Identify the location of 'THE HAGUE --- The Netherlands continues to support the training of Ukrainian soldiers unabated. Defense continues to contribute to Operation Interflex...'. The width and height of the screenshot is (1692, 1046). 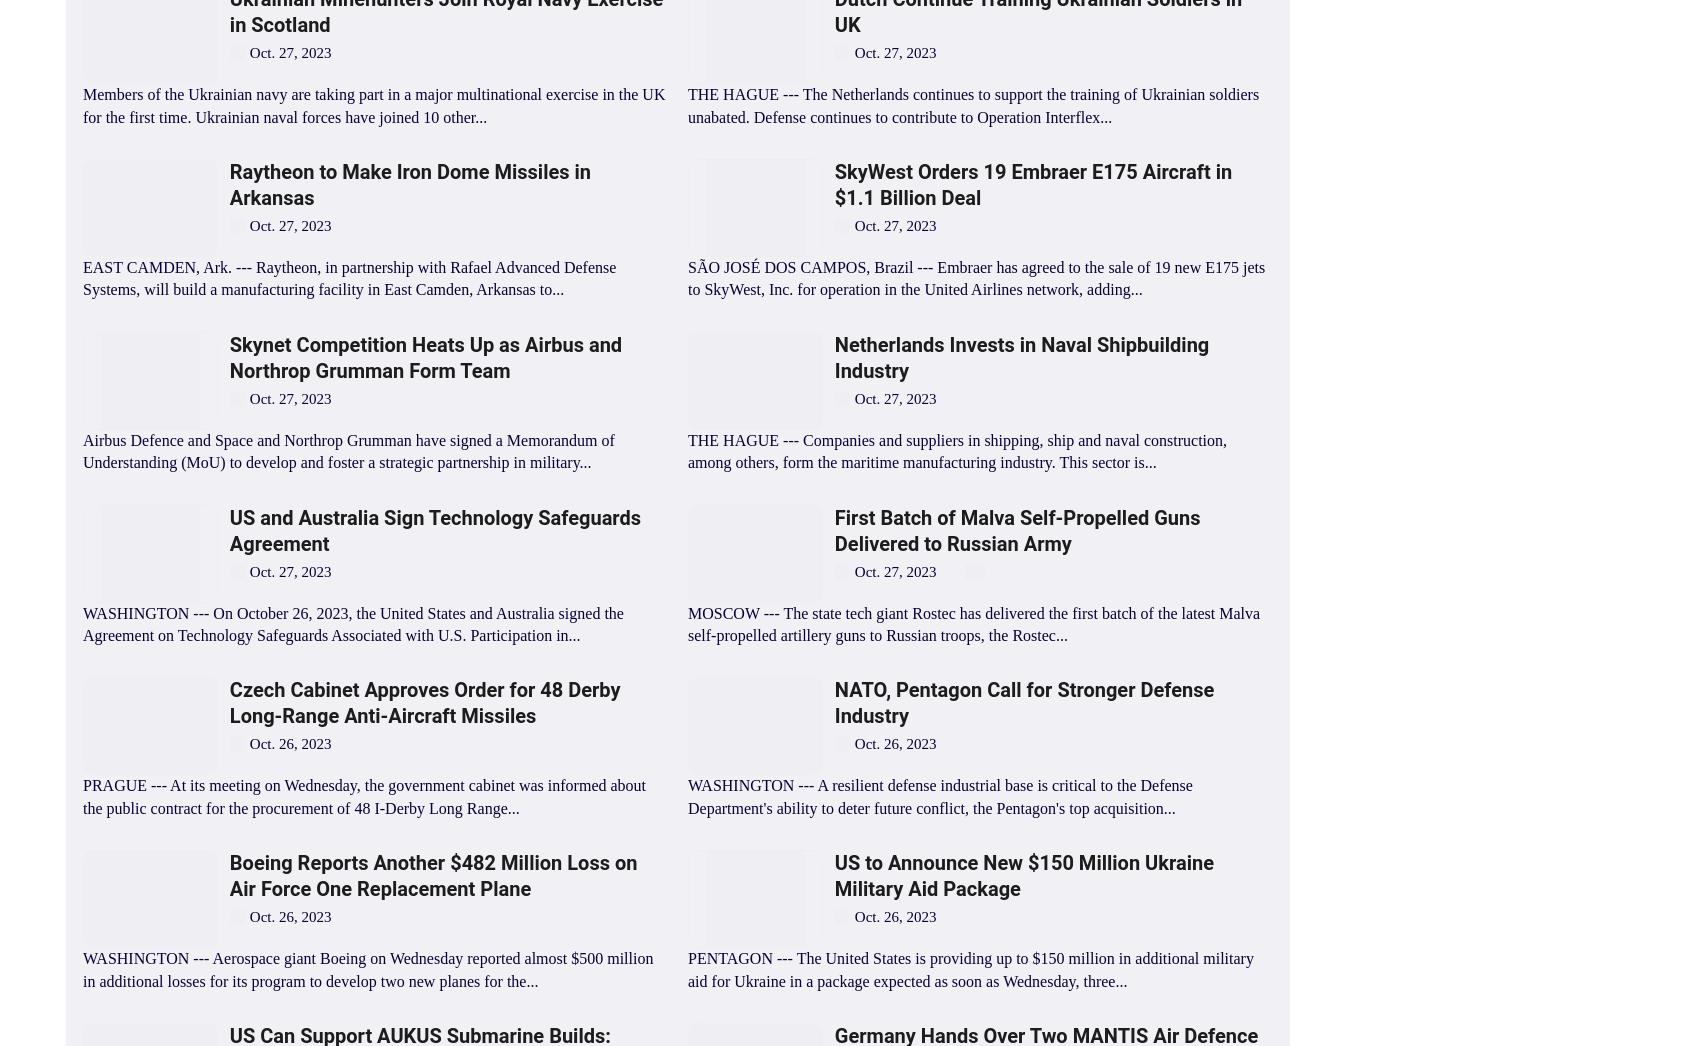
(973, 104).